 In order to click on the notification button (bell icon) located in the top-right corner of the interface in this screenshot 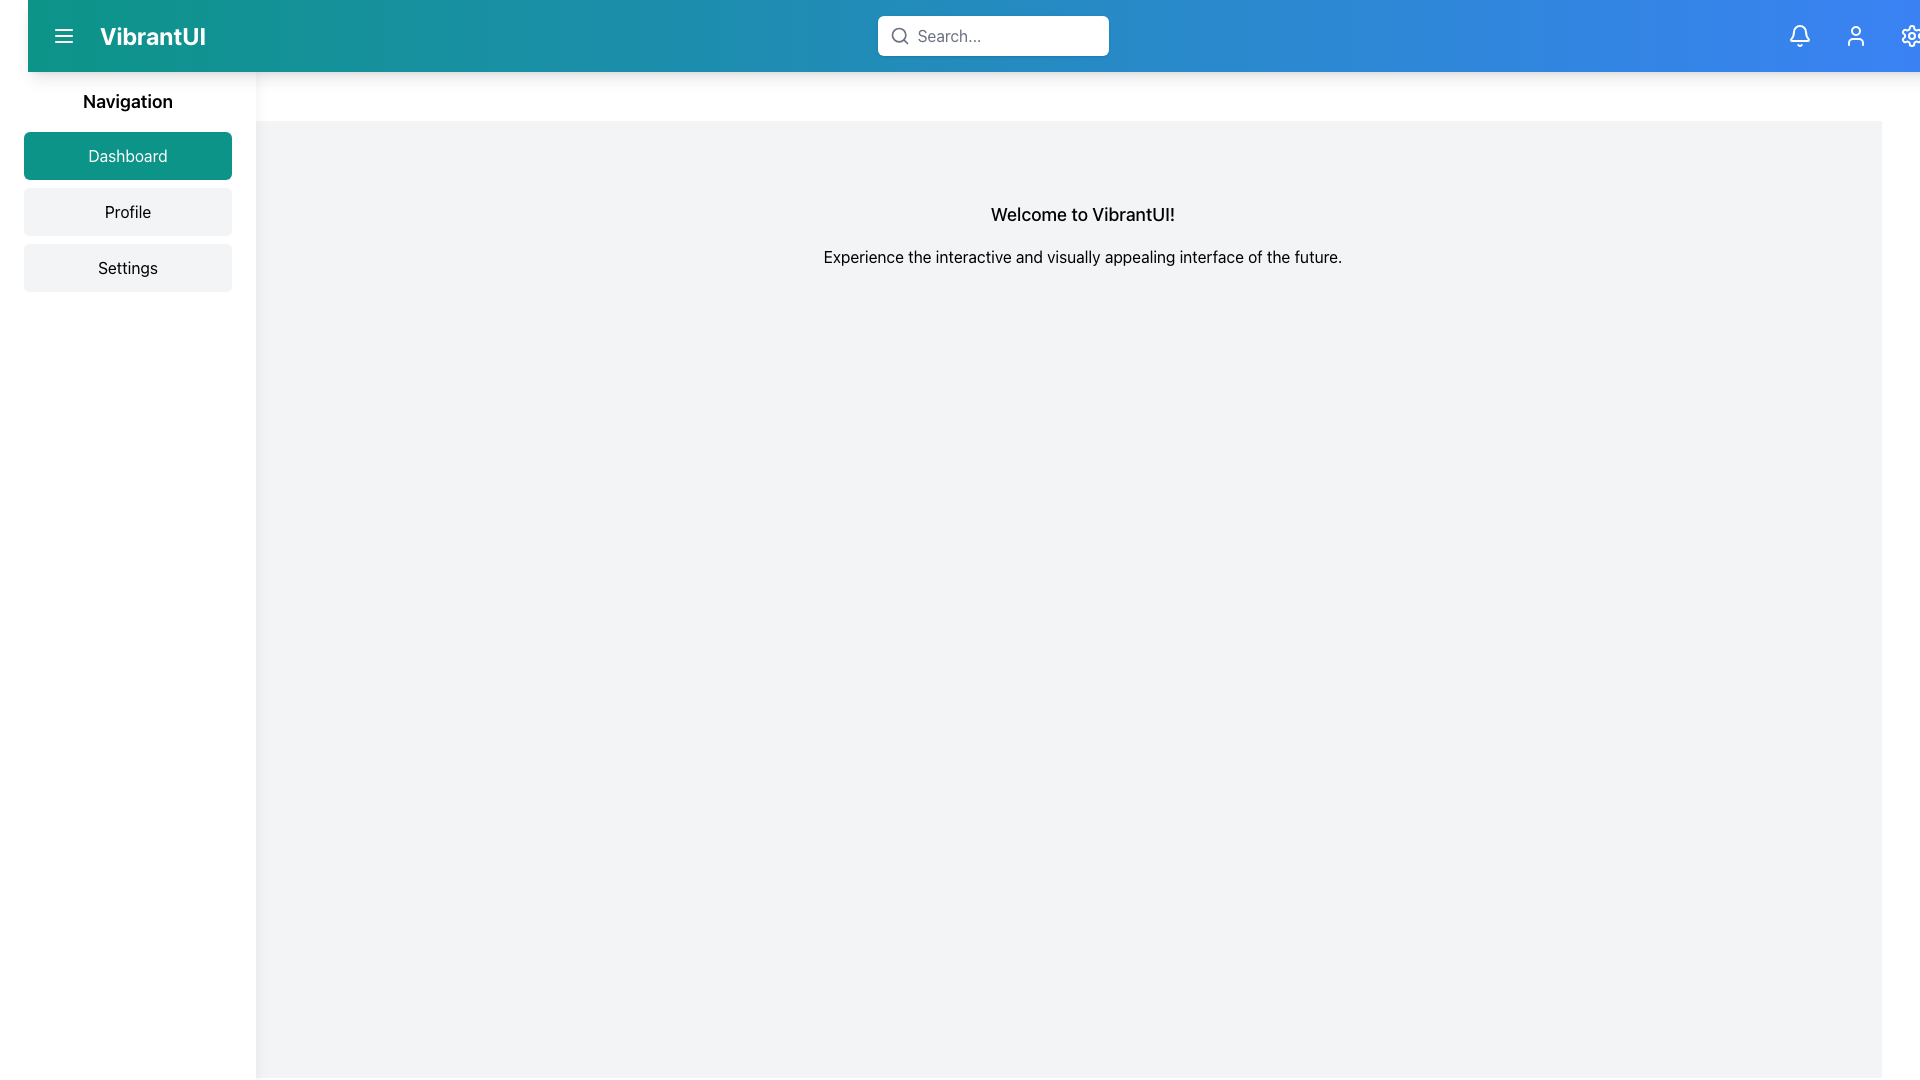, I will do `click(1799, 35)`.